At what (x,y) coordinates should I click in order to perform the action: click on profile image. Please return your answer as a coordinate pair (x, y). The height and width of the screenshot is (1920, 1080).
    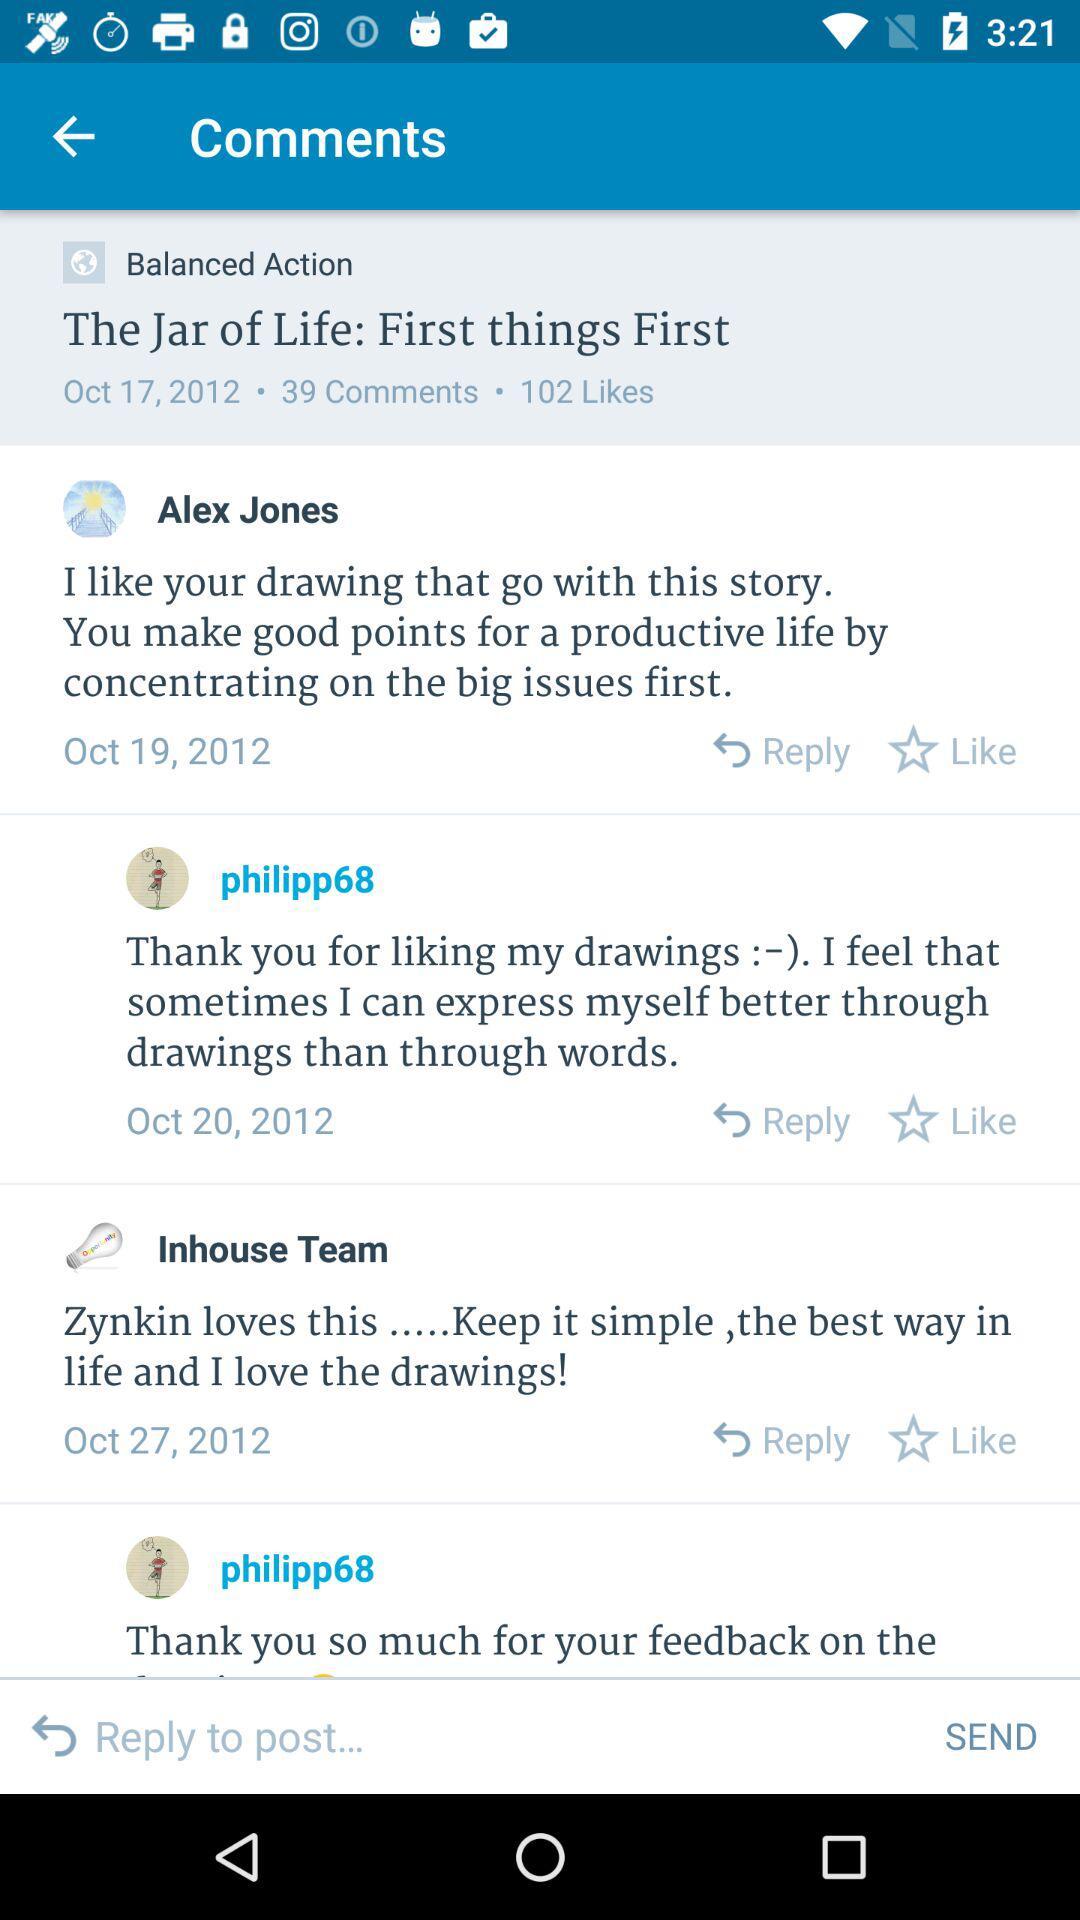
    Looking at the image, I should click on (94, 1247).